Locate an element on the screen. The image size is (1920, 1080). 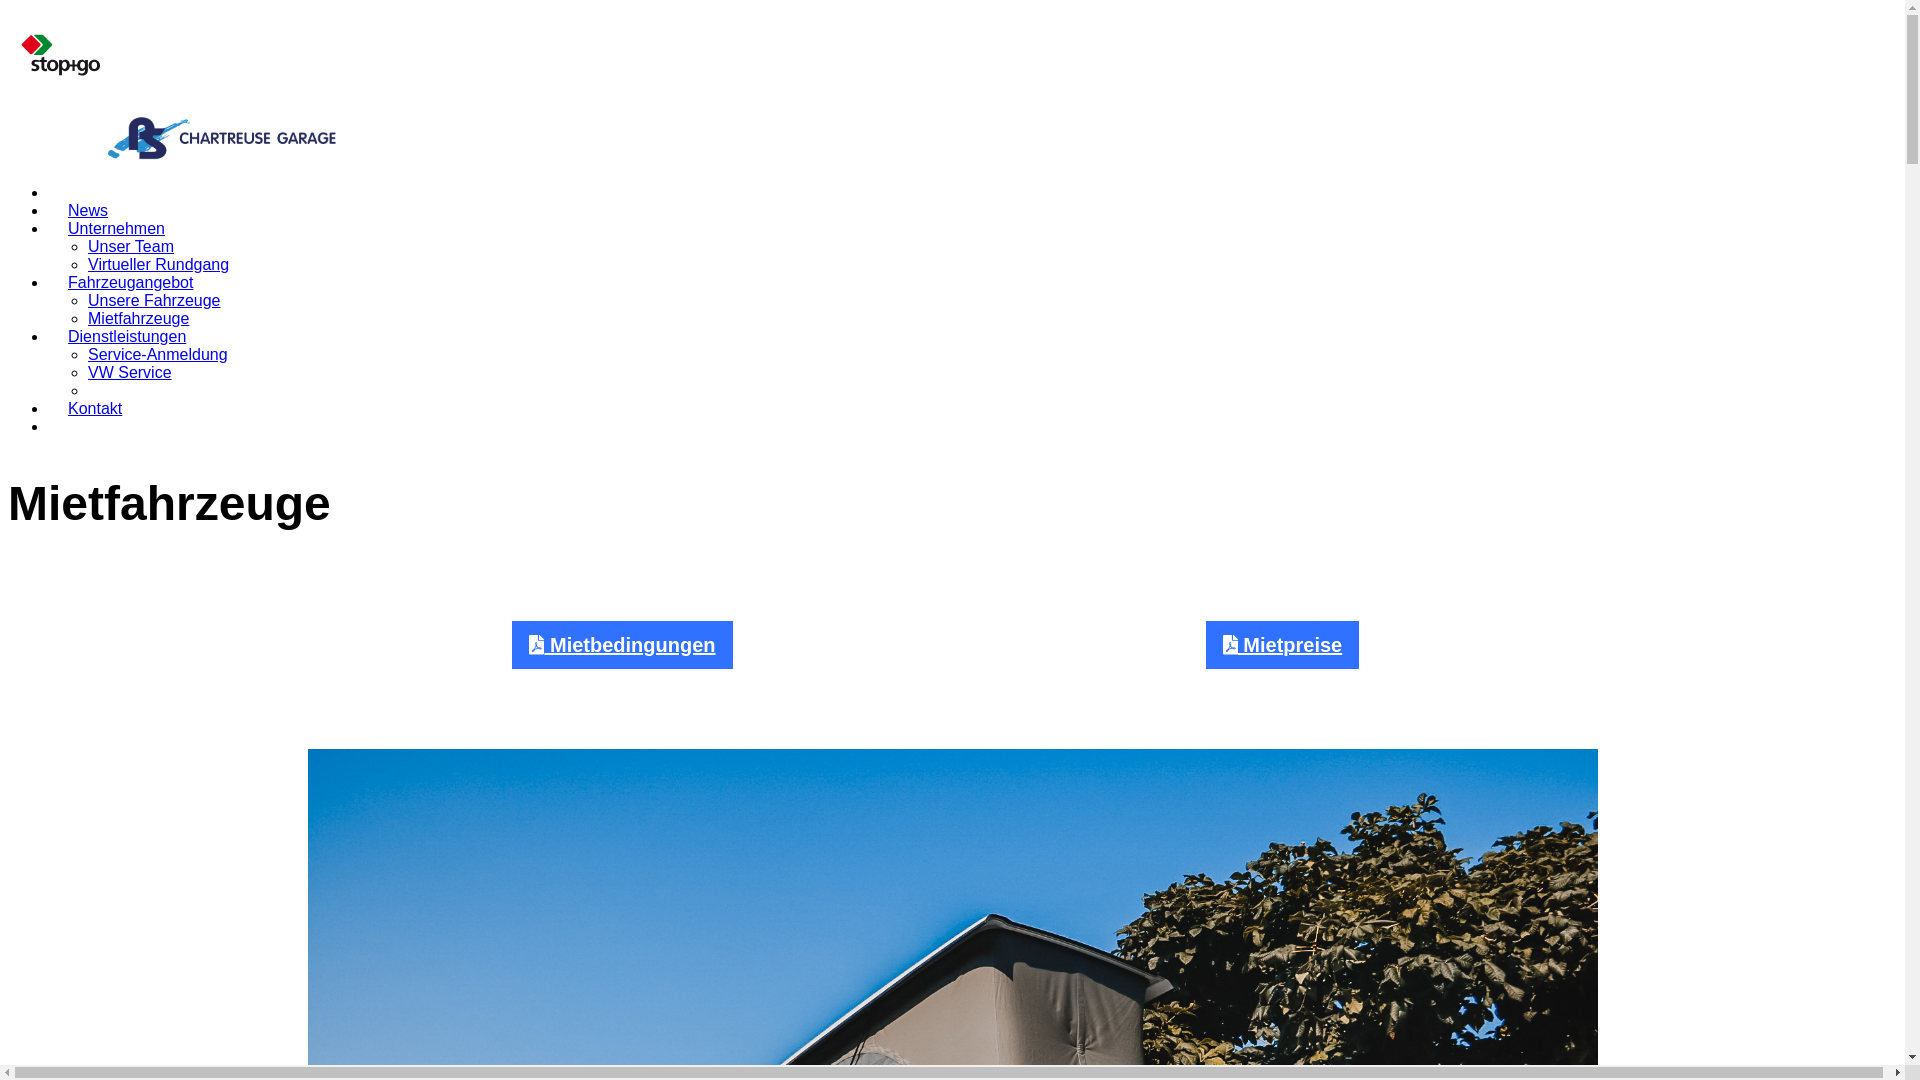
'VW Service' is located at coordinates (128, 372).